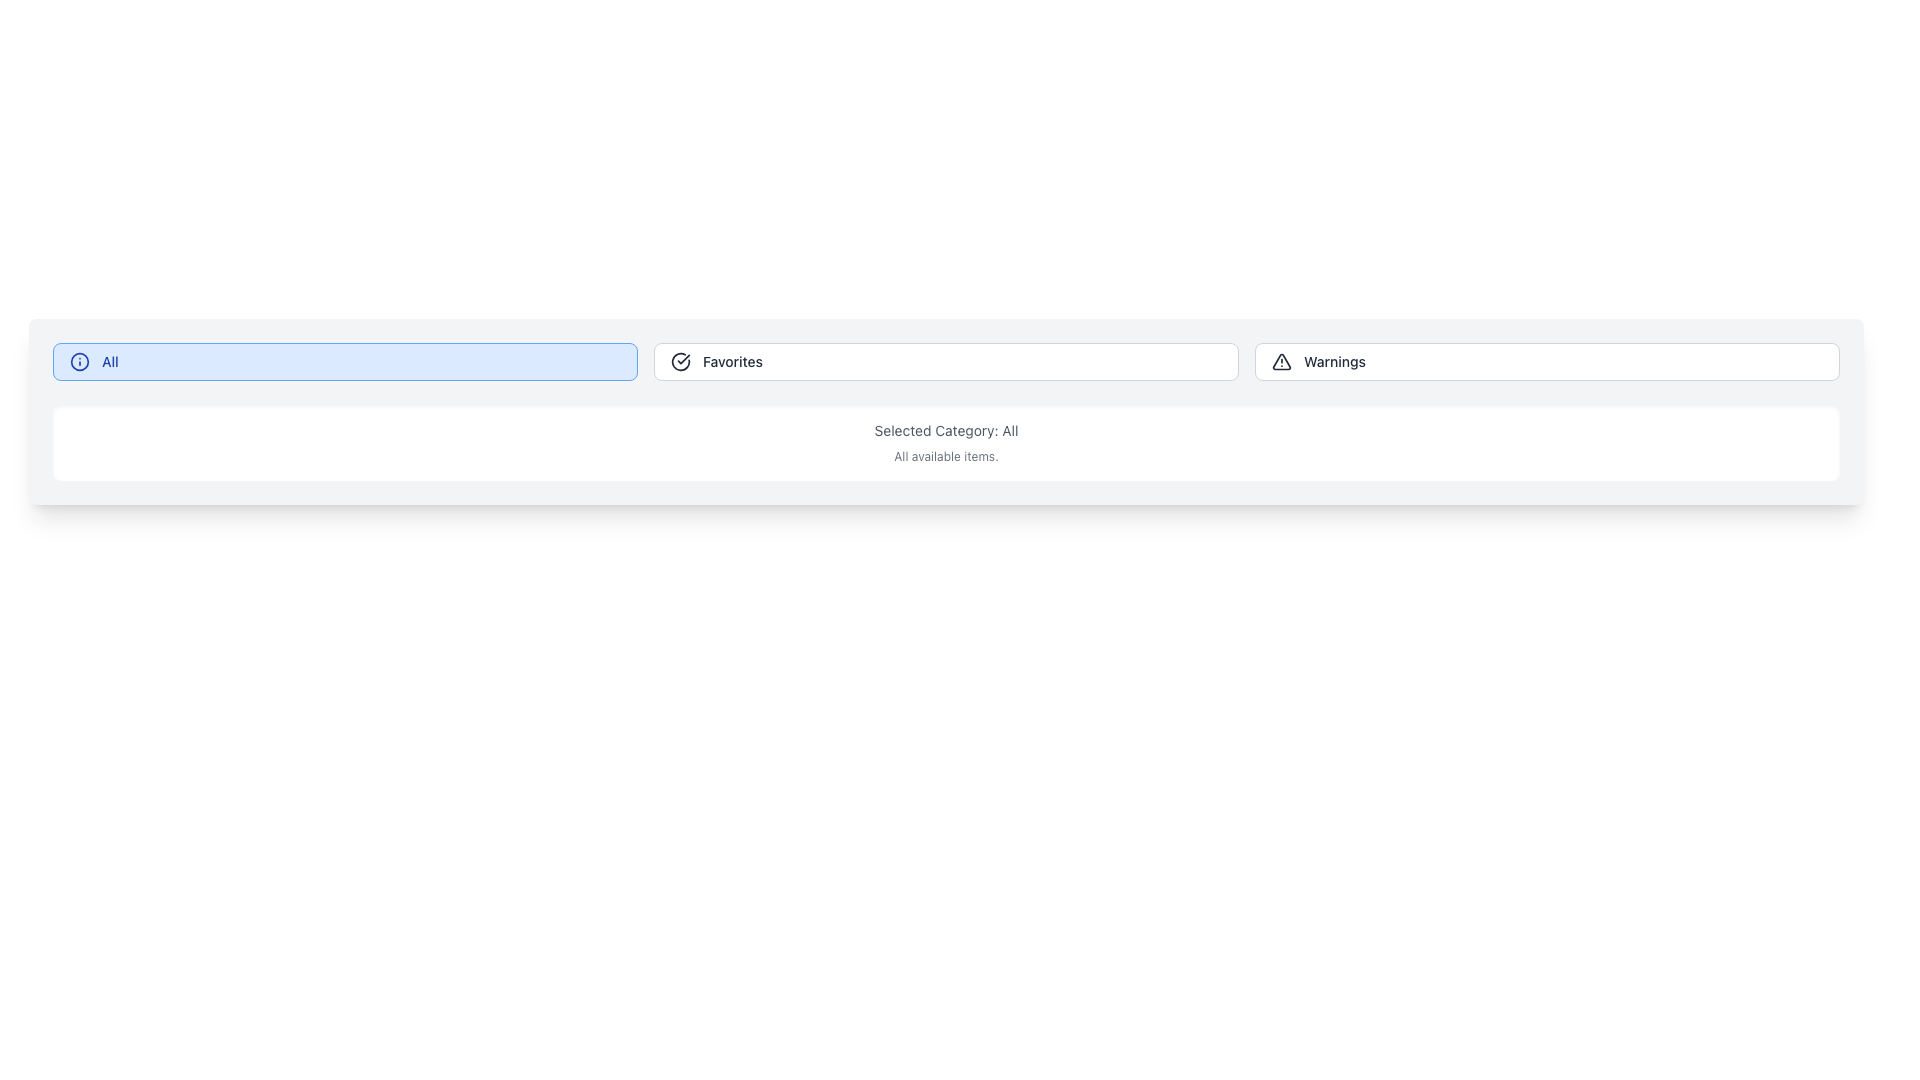 This screenshot has width=1920, height=1080. What do you see at coordinates (109, 362) in the screenshot?
I see `the text label displaying 'All' in blue, which is part of a button-like structure with rounded corners, located near the left side of the interface` at bounding box center [109, 362].